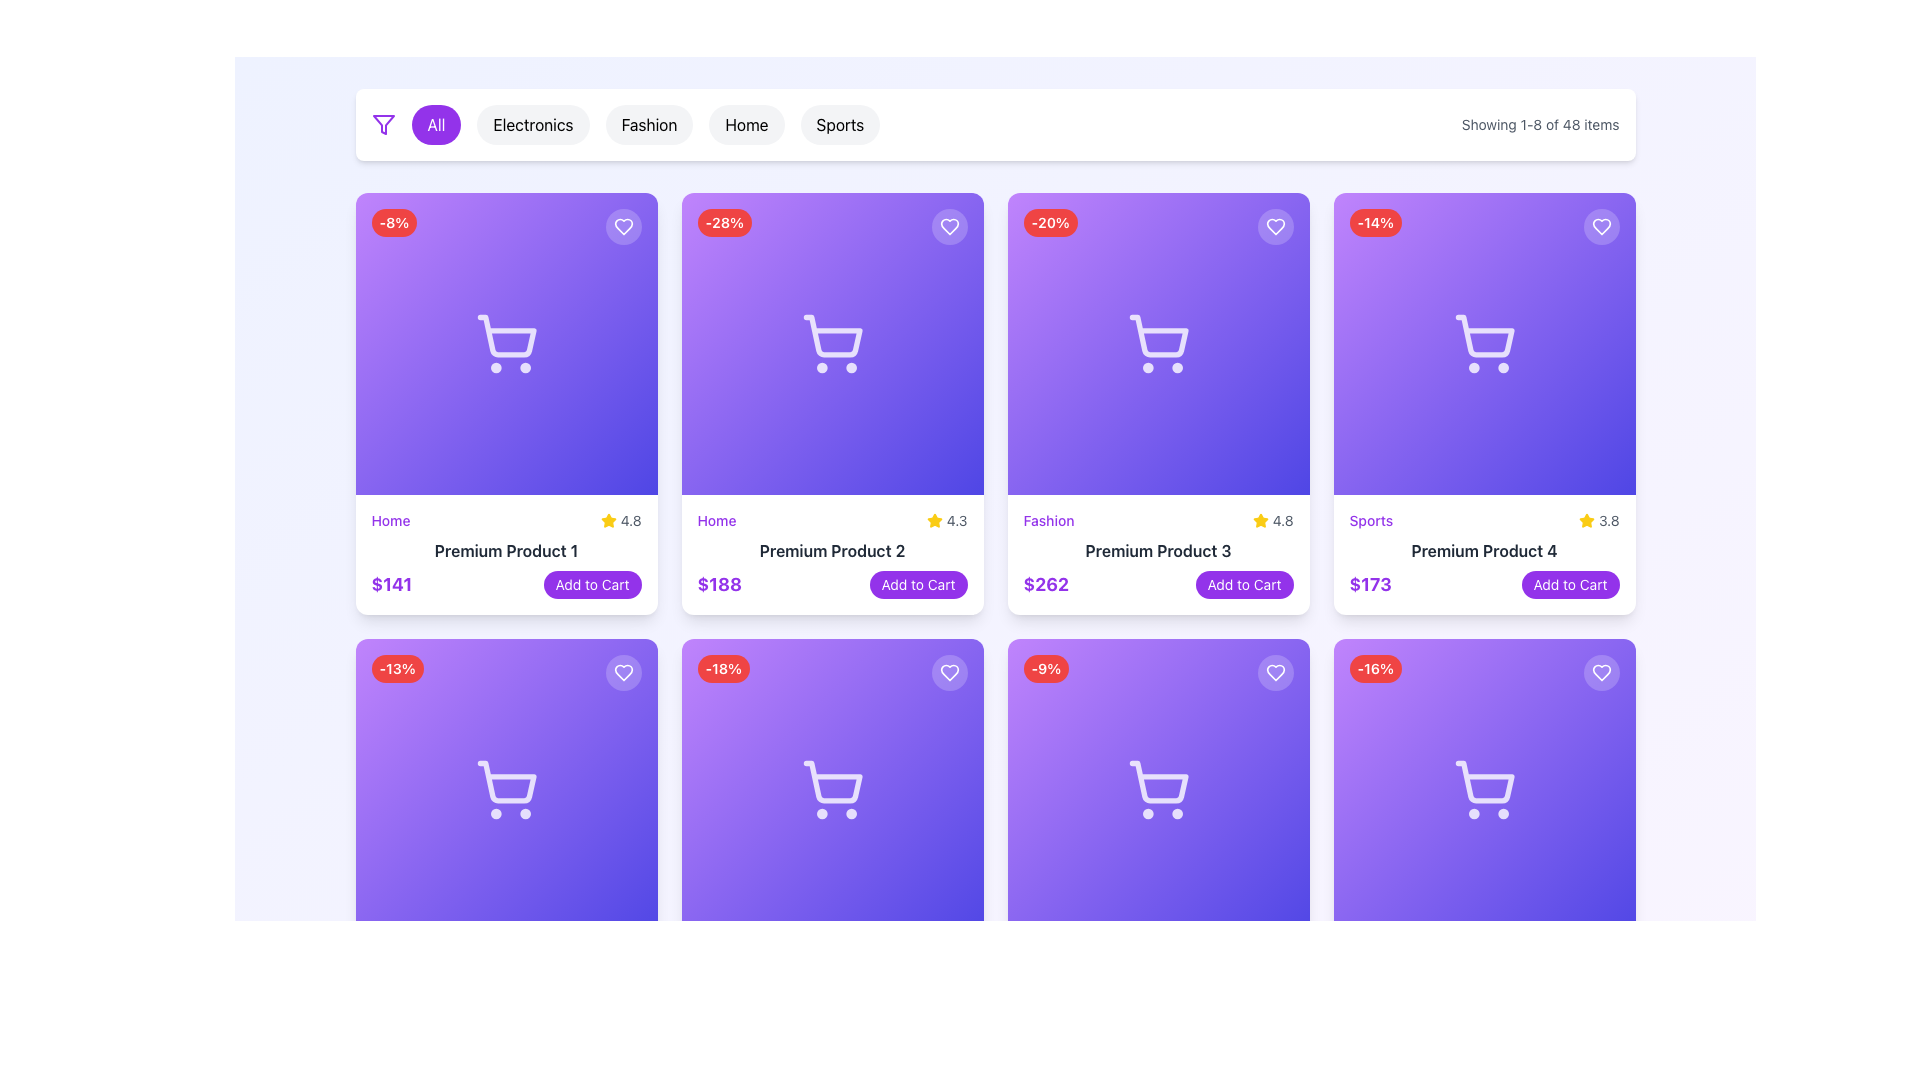 Image resolution: width=1920 pixels, height=1080 pixels. What do you see at coordinates (1484, 781) in the screenshot?
I see `the central component of the shopping cart icon located in the fourth column of the second row of the grid layout` at bounding box center [1484, 781].